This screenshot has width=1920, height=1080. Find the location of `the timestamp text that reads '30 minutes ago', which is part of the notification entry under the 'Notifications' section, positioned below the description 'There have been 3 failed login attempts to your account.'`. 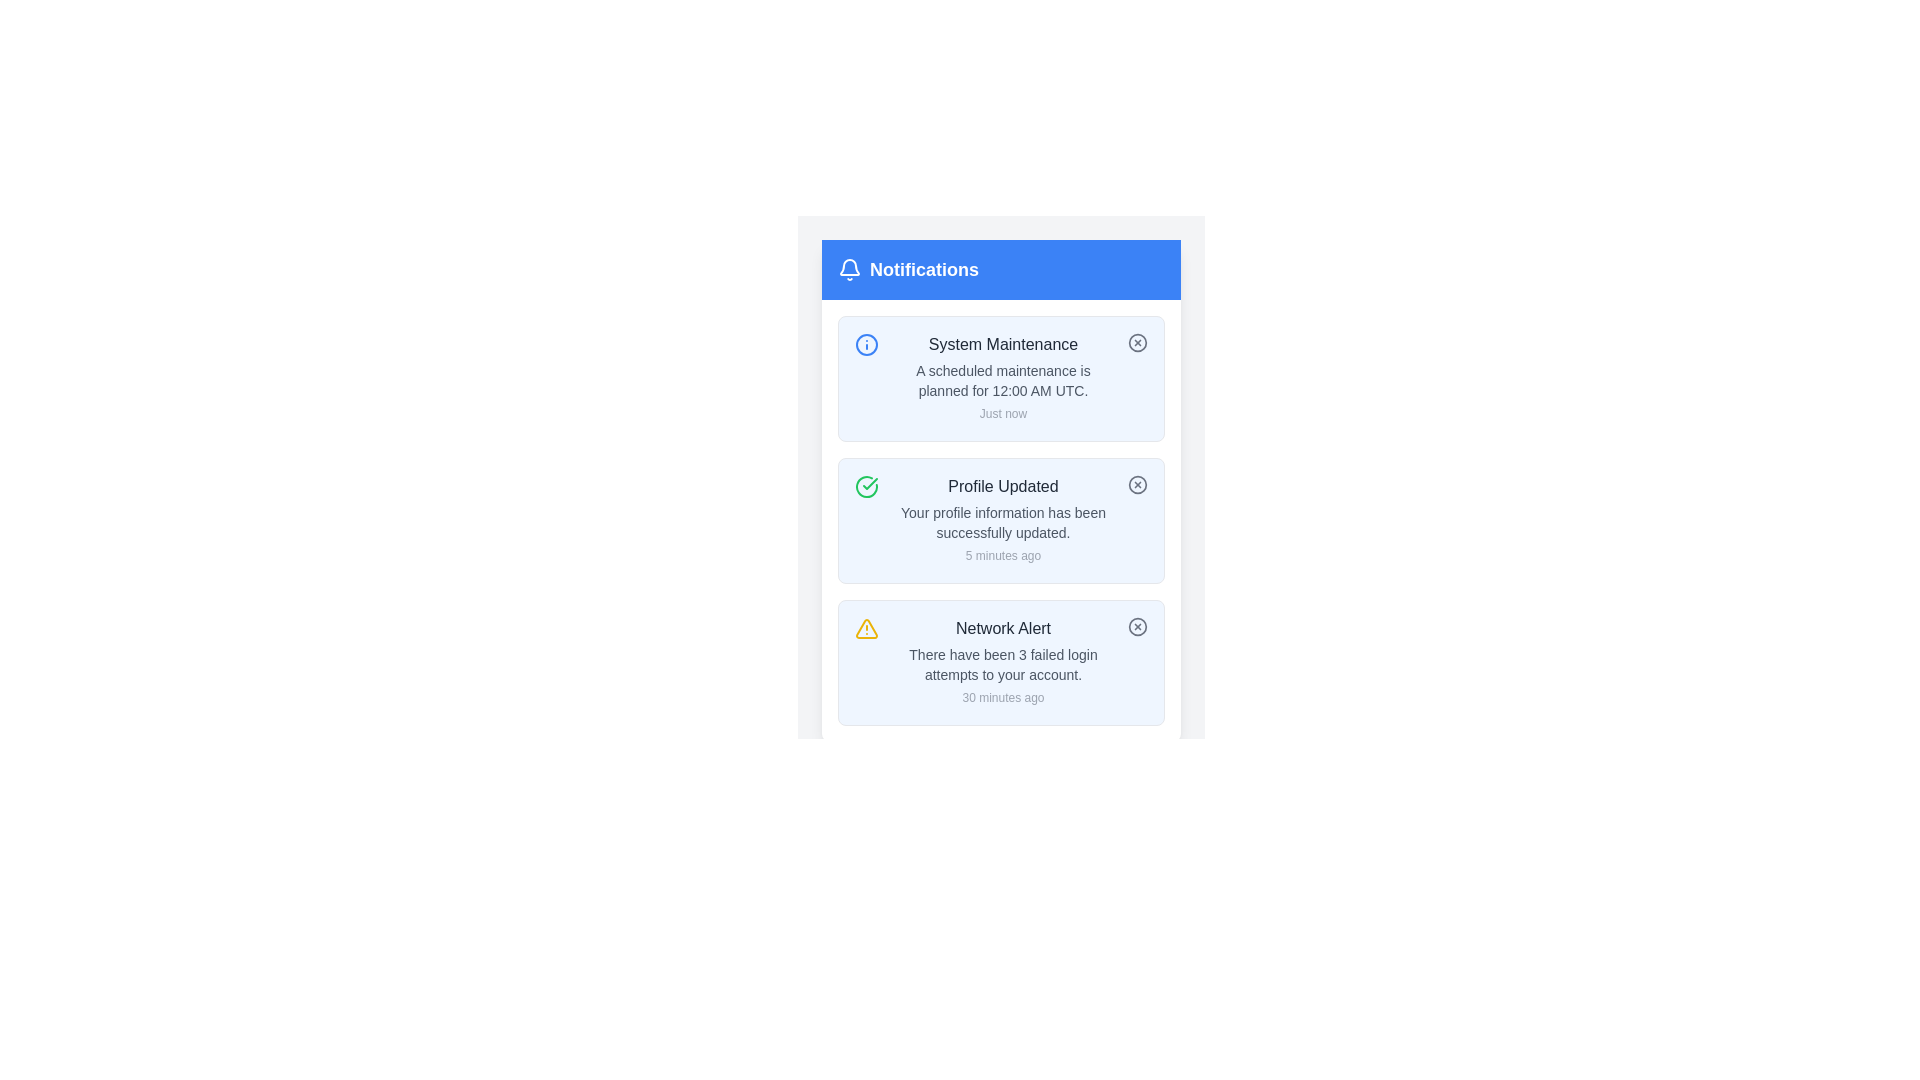

the timestamp text that reads '30 minutes ago', which is part of the notification entry under the 'Notifications' section, positioned below the description 'There have been 3 failed login attempts to your account.' is located at coordinates (1003, 697).